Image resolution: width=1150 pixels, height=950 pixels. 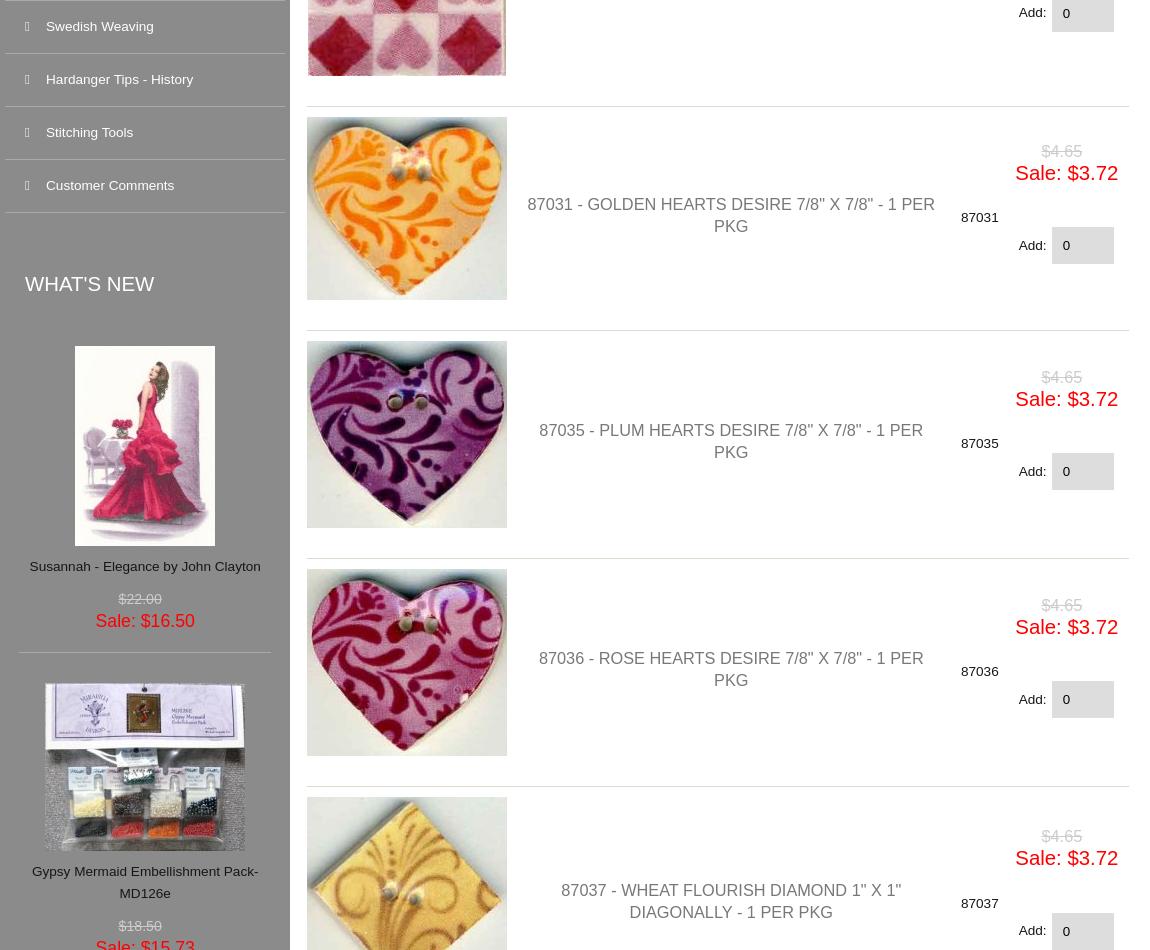 What do you see at coordinates (143, 880) in the screenshot?
I see `'Gypsy Mermaid Embellishment Pack-MD126e'` at bounding box center [143, 880].